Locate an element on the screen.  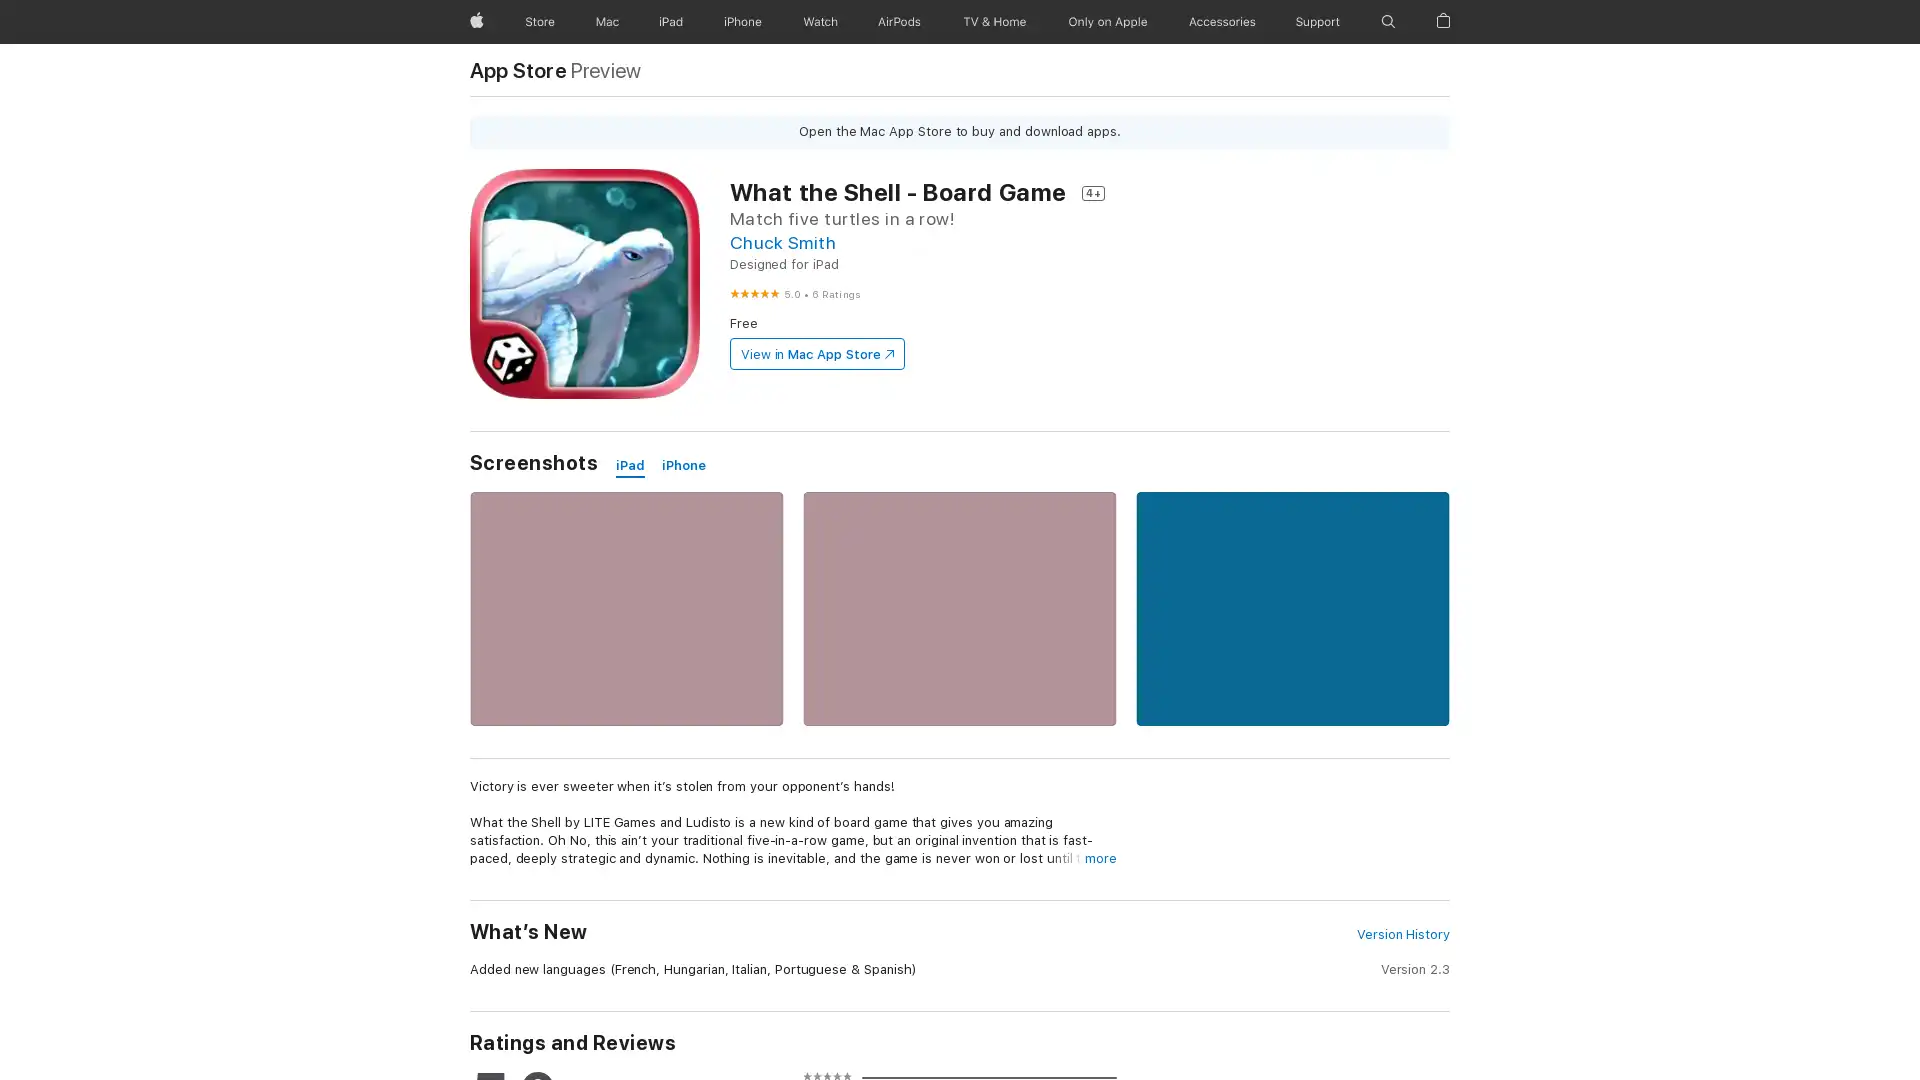
View in Mac App Store is located at coordinates (816, 353).